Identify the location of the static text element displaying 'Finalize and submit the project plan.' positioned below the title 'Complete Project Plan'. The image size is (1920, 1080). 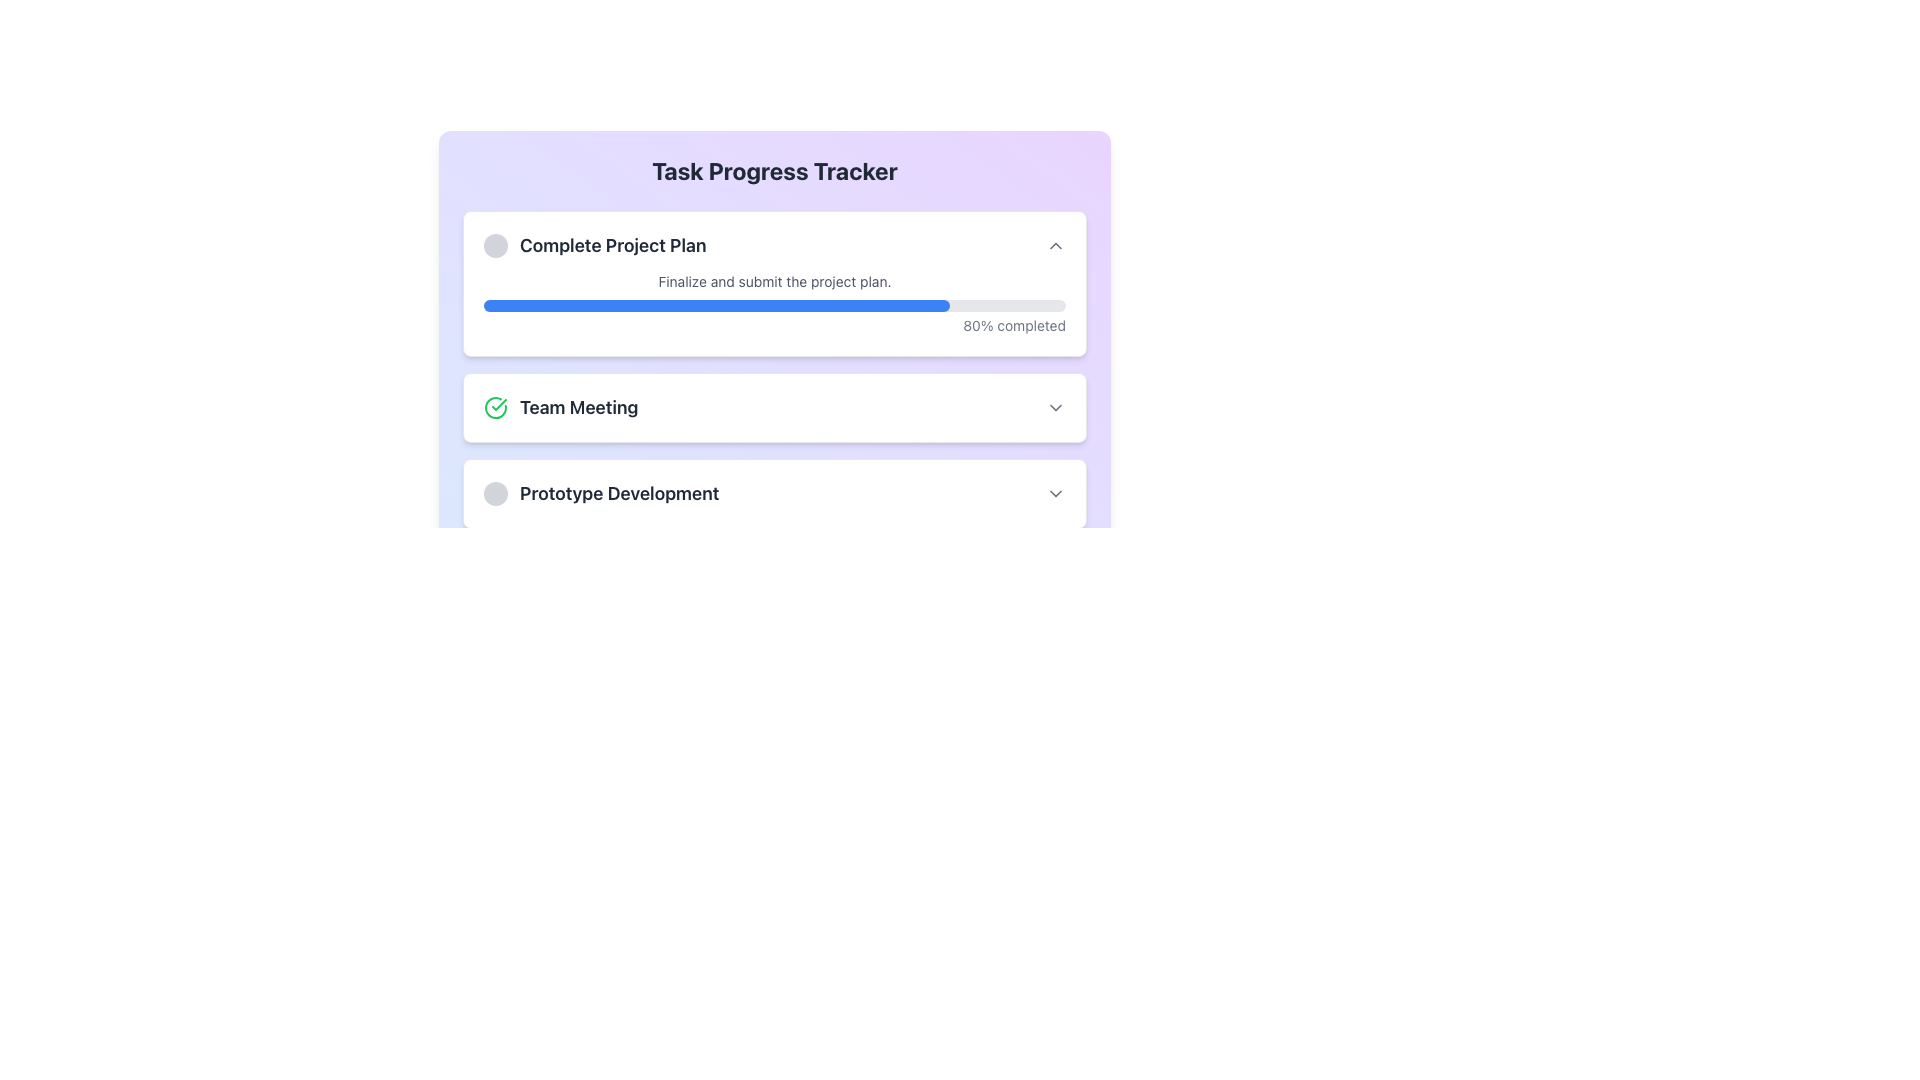
(773, 281).